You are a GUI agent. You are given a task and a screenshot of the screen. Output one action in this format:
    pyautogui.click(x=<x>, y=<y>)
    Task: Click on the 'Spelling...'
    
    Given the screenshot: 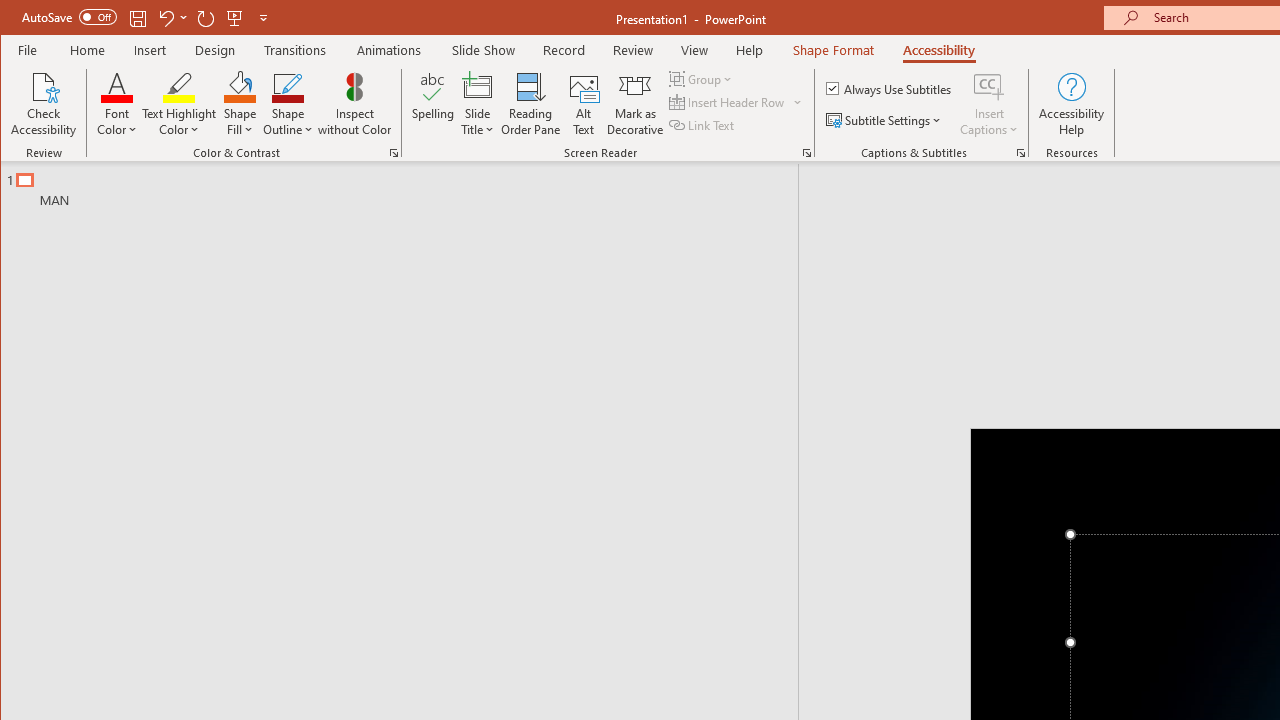 What is the action you would take?
    pyautogui.click(x=432, y=104)
    